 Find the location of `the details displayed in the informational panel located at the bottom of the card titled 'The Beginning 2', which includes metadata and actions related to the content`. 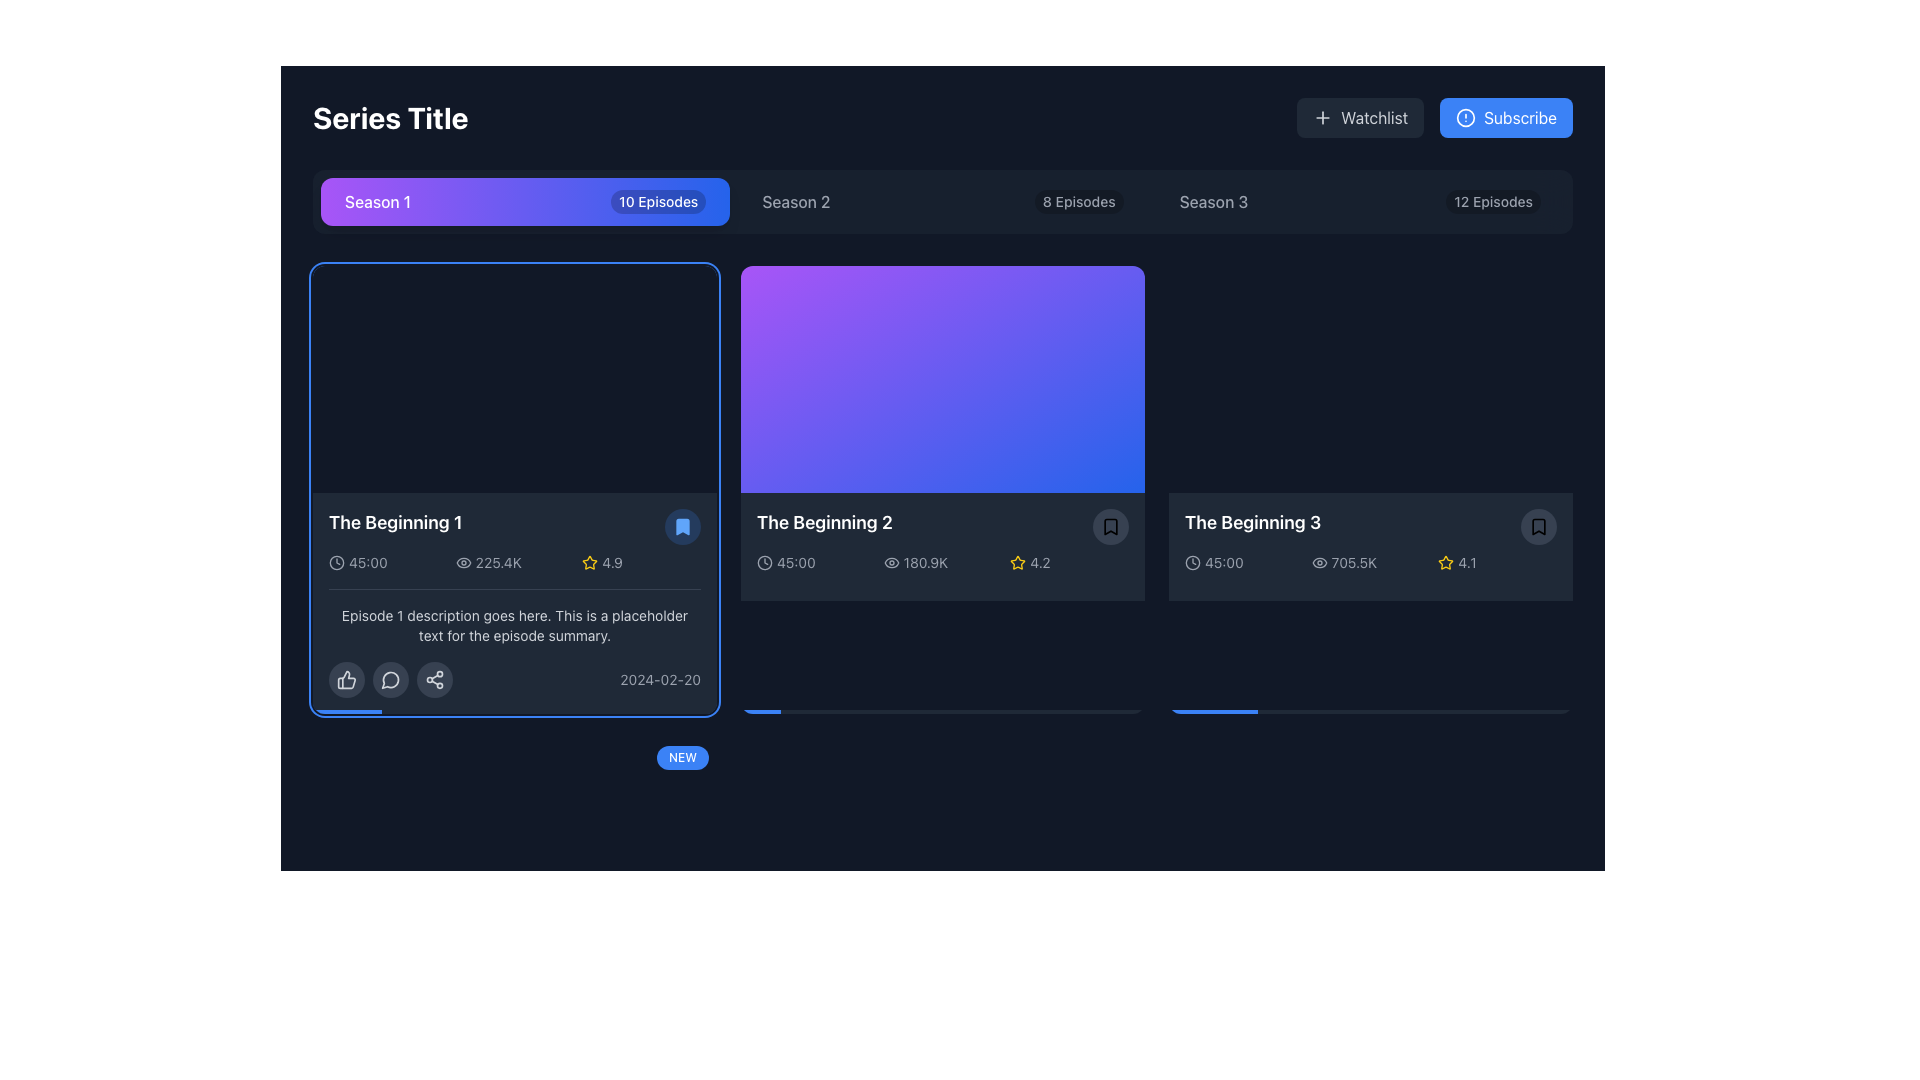

the details displayed in the informational panel located at the bottom of the card titled 'The Beginning 2', which includes metadata and actions related to the content is located at coordinates (941, 547).